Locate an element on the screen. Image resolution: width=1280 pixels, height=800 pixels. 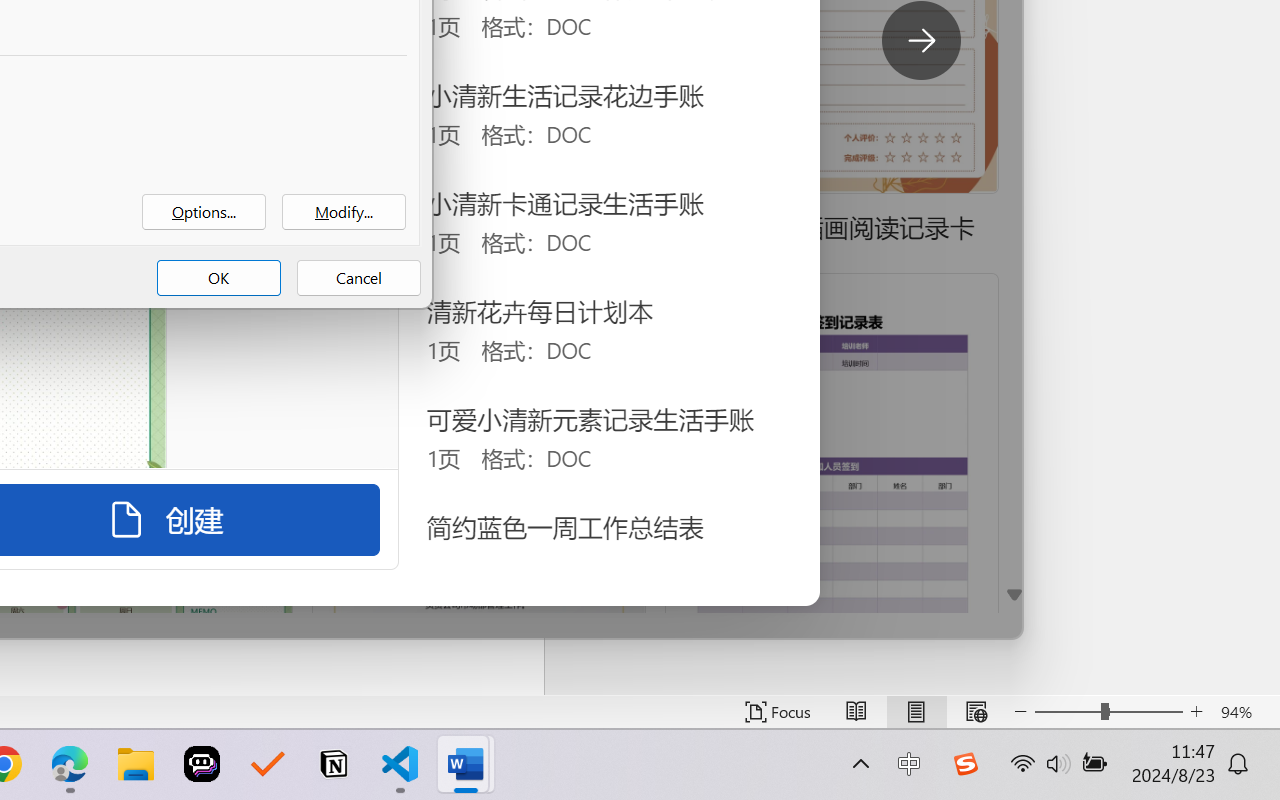
'Modify...' is located at coordinates (344, 212).